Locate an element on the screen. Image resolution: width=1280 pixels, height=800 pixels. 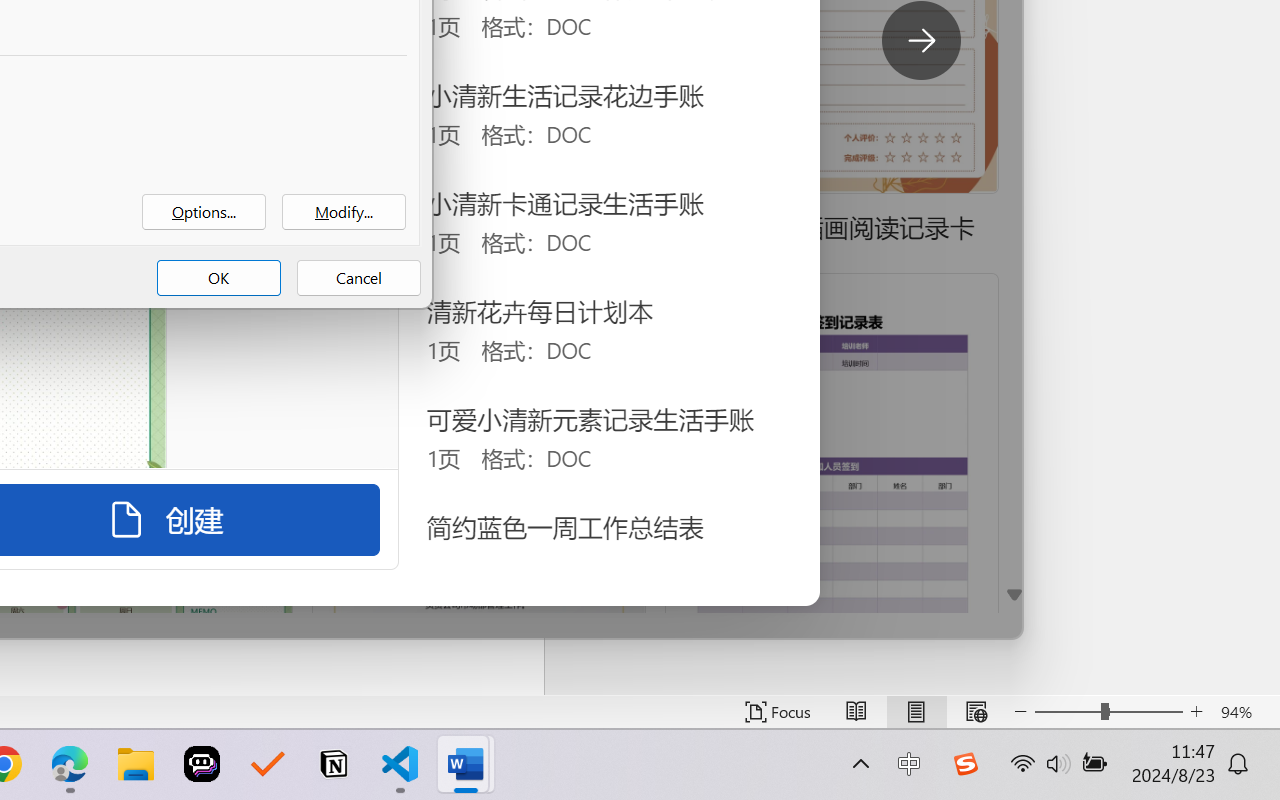
'Modify...' is located at coordinates (344, 212).